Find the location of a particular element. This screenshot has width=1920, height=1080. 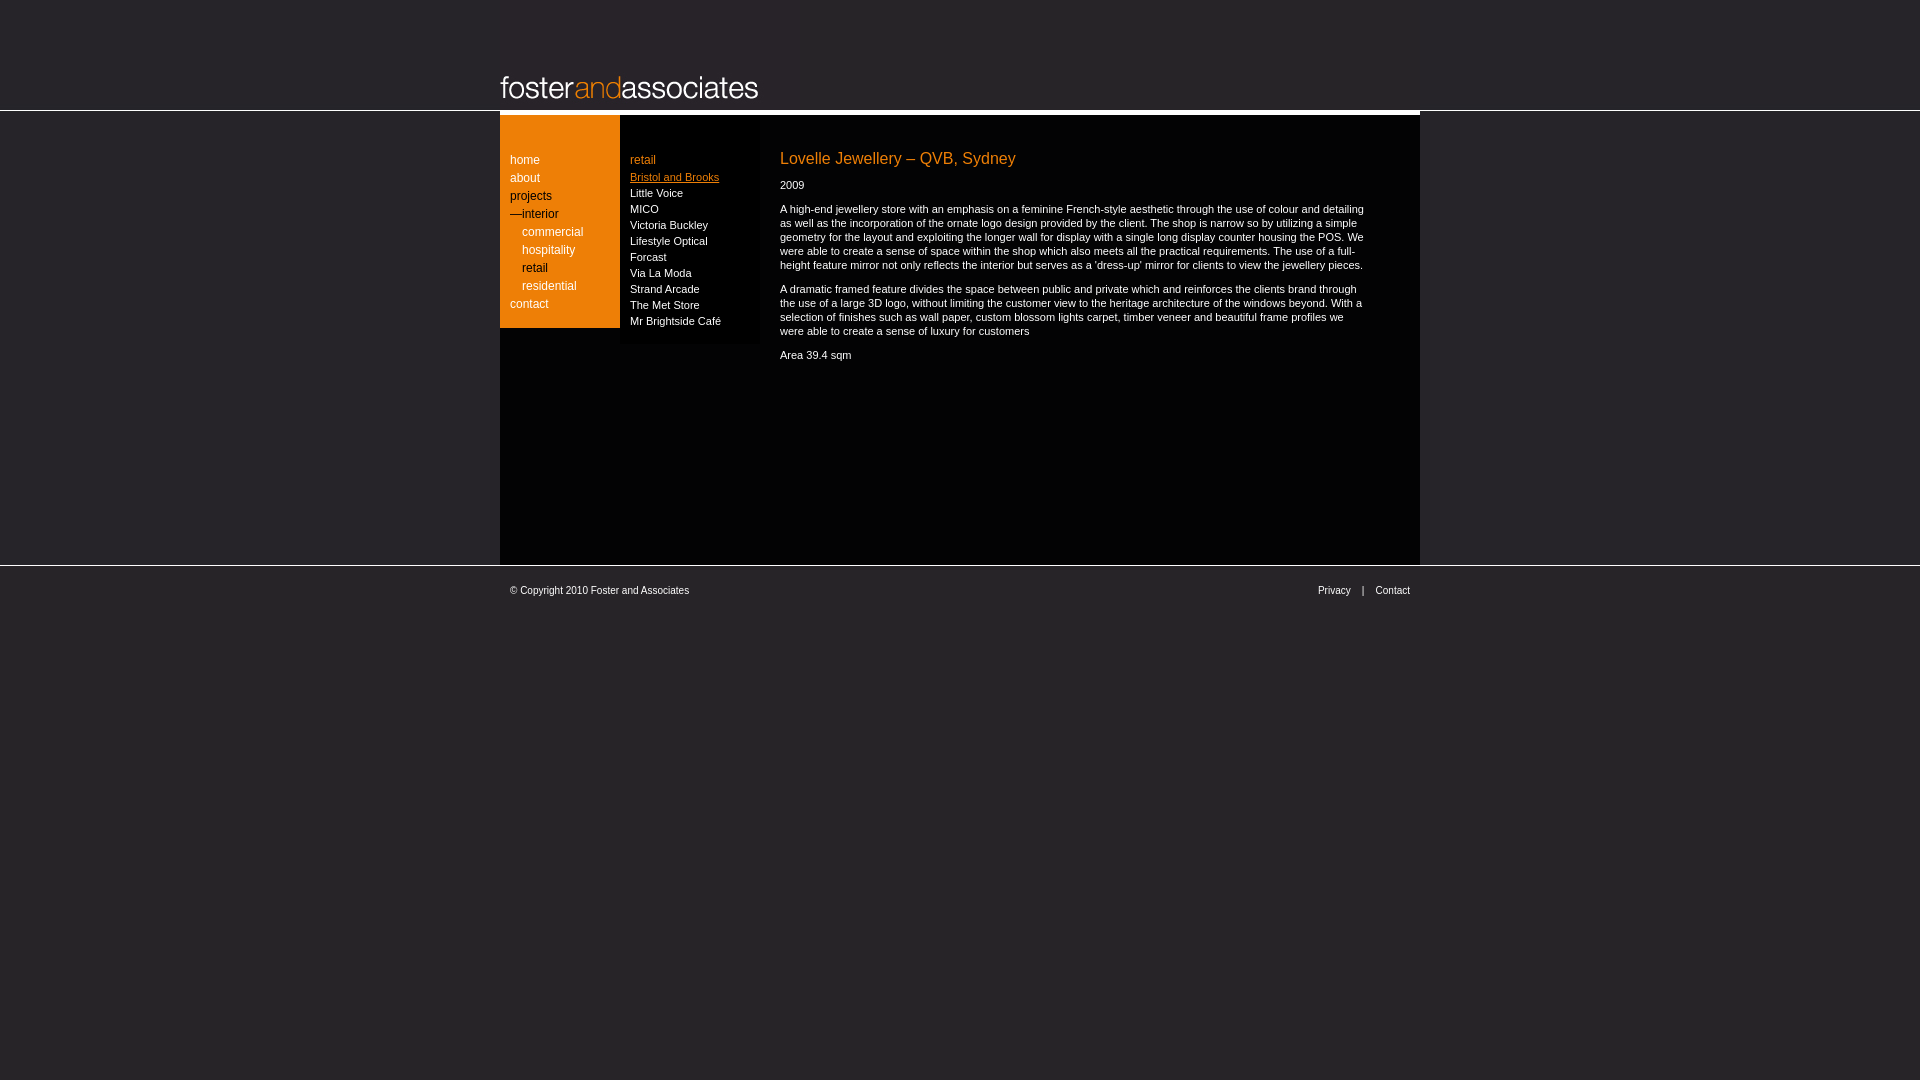

'Victoria Buckley' is located at coordinates (690, 224).